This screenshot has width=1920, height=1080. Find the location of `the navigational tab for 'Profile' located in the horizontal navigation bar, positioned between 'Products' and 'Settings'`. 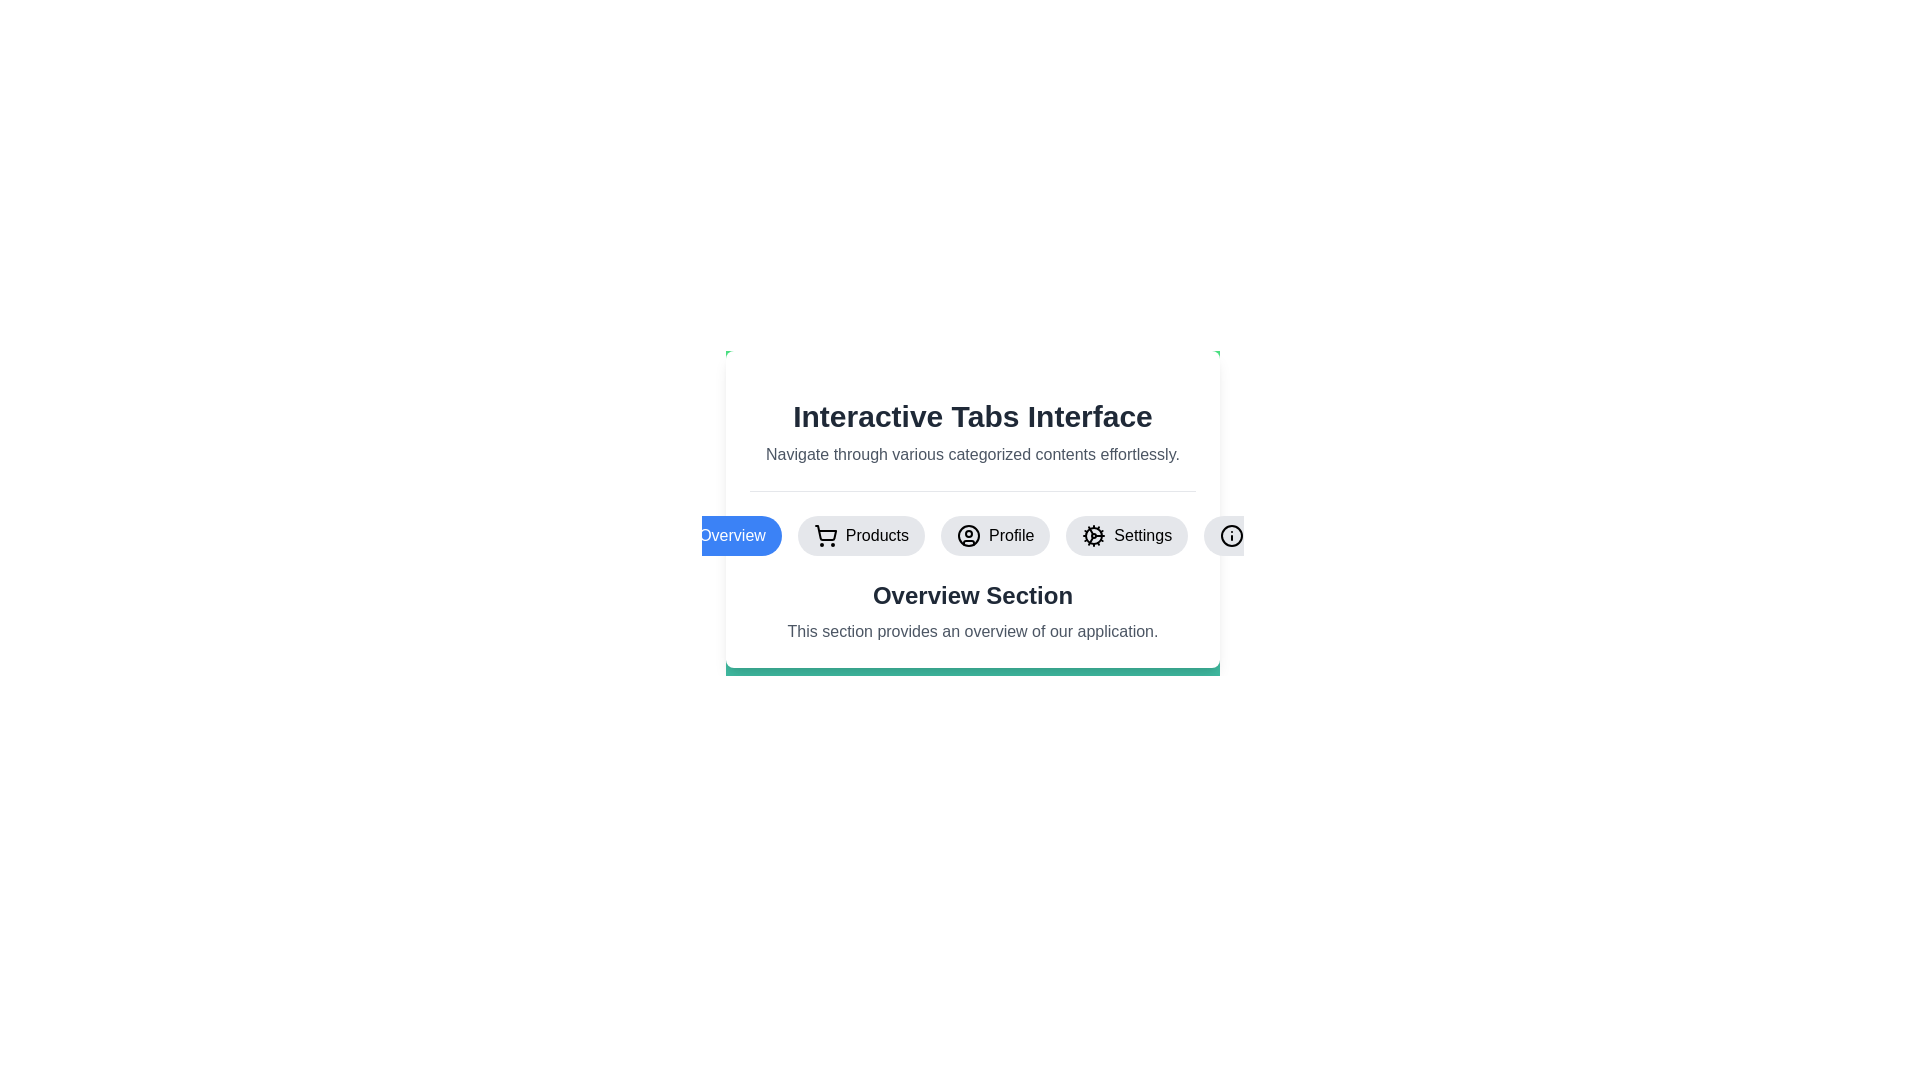

the navigational tab for 'Profile' located in the horizontal navigation bar, positioned between 'Products' and 'Settings' is located at coordinates (973, 535).